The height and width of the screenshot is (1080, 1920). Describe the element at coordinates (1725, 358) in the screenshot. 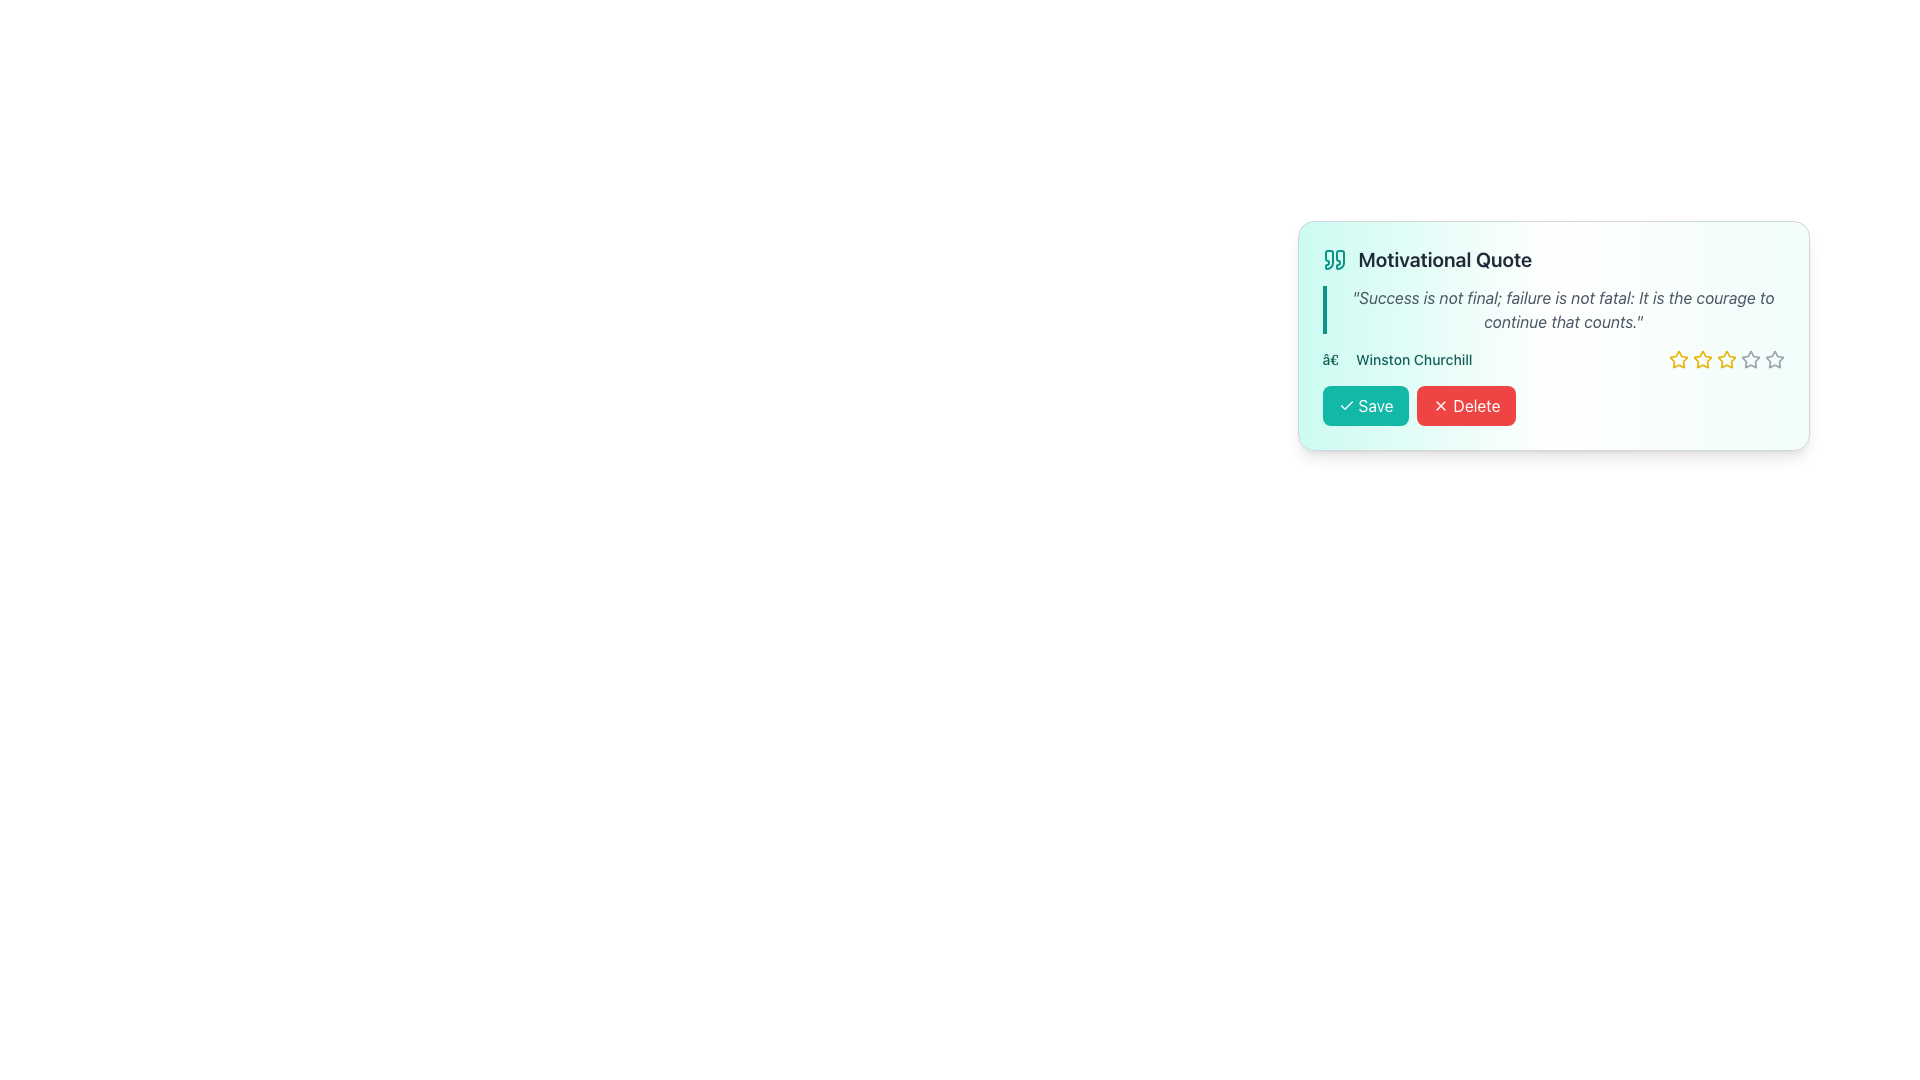

I see `the third yellow star icon in the rating interface` at that location.